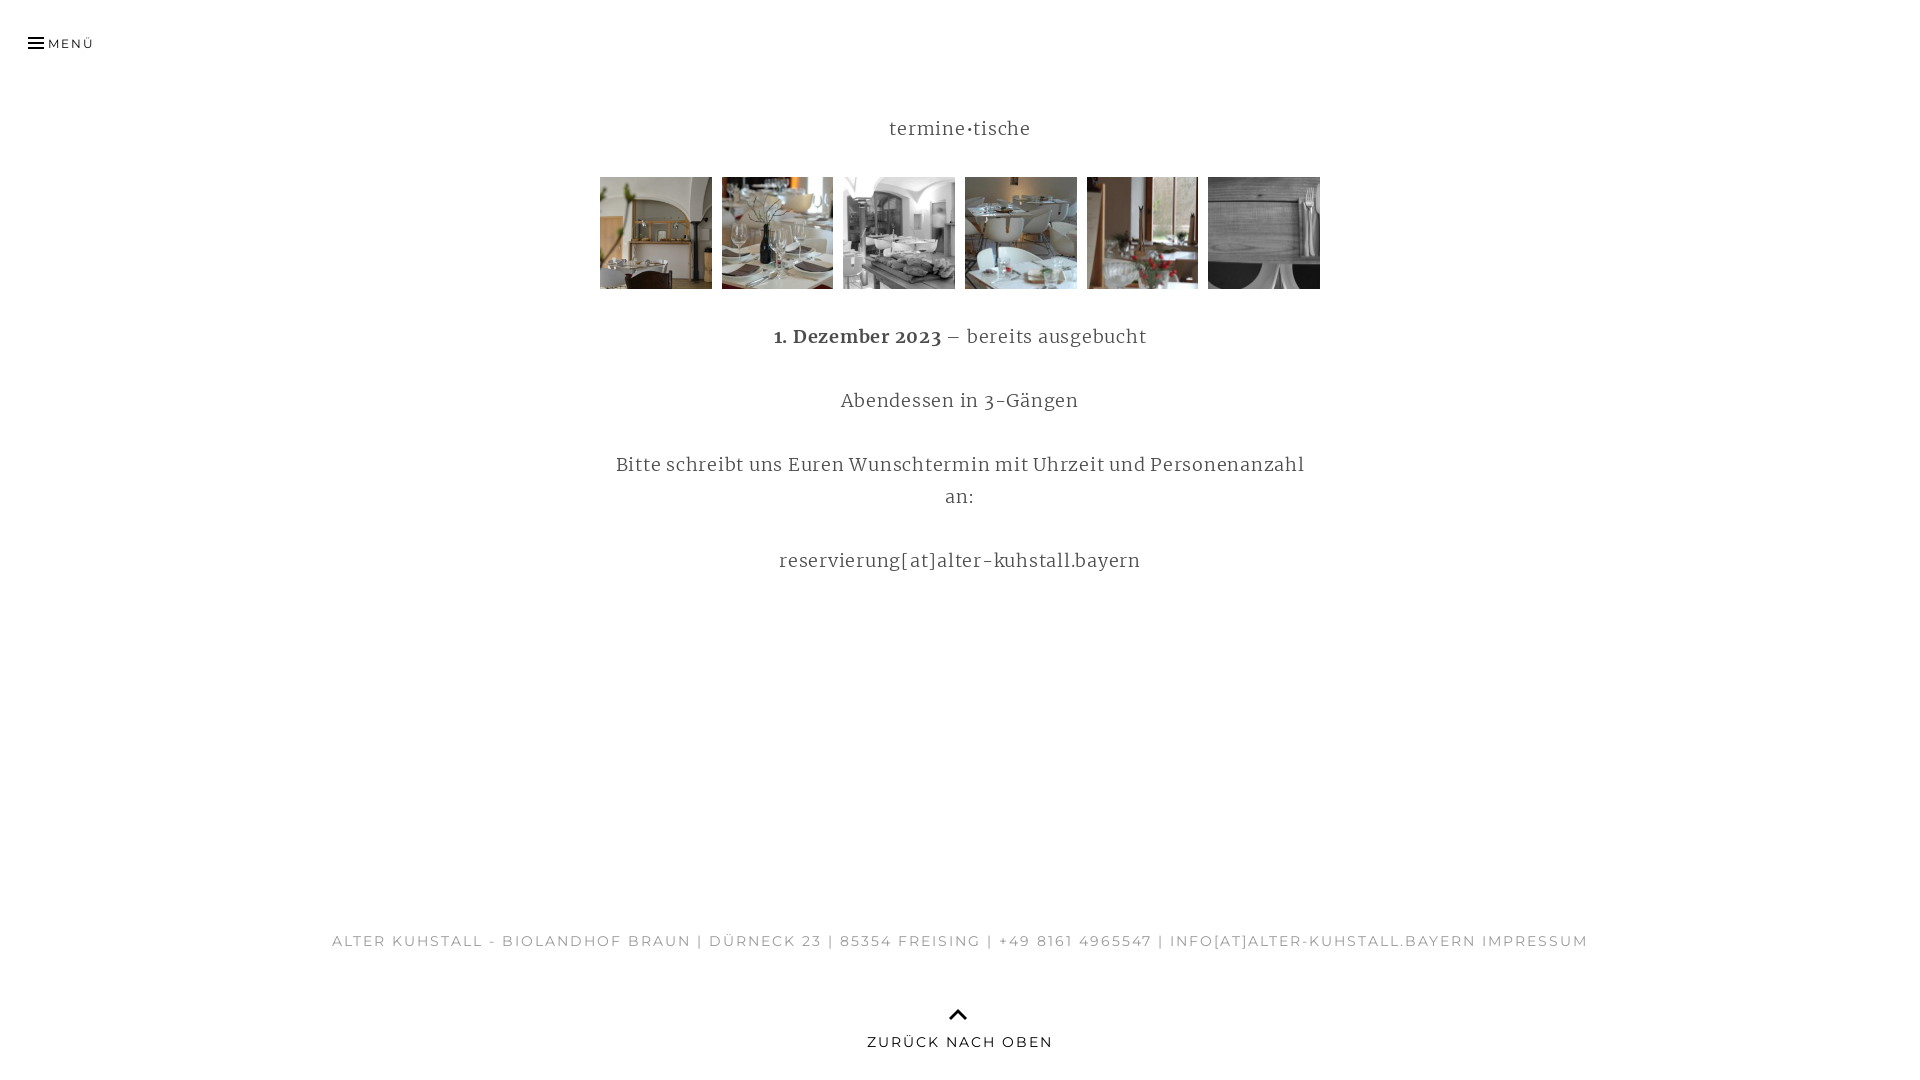  What do you see at coordinates (1262, 231) in the screenshot?
I see `'Raum 6'` at bounding box center [1262, 231].